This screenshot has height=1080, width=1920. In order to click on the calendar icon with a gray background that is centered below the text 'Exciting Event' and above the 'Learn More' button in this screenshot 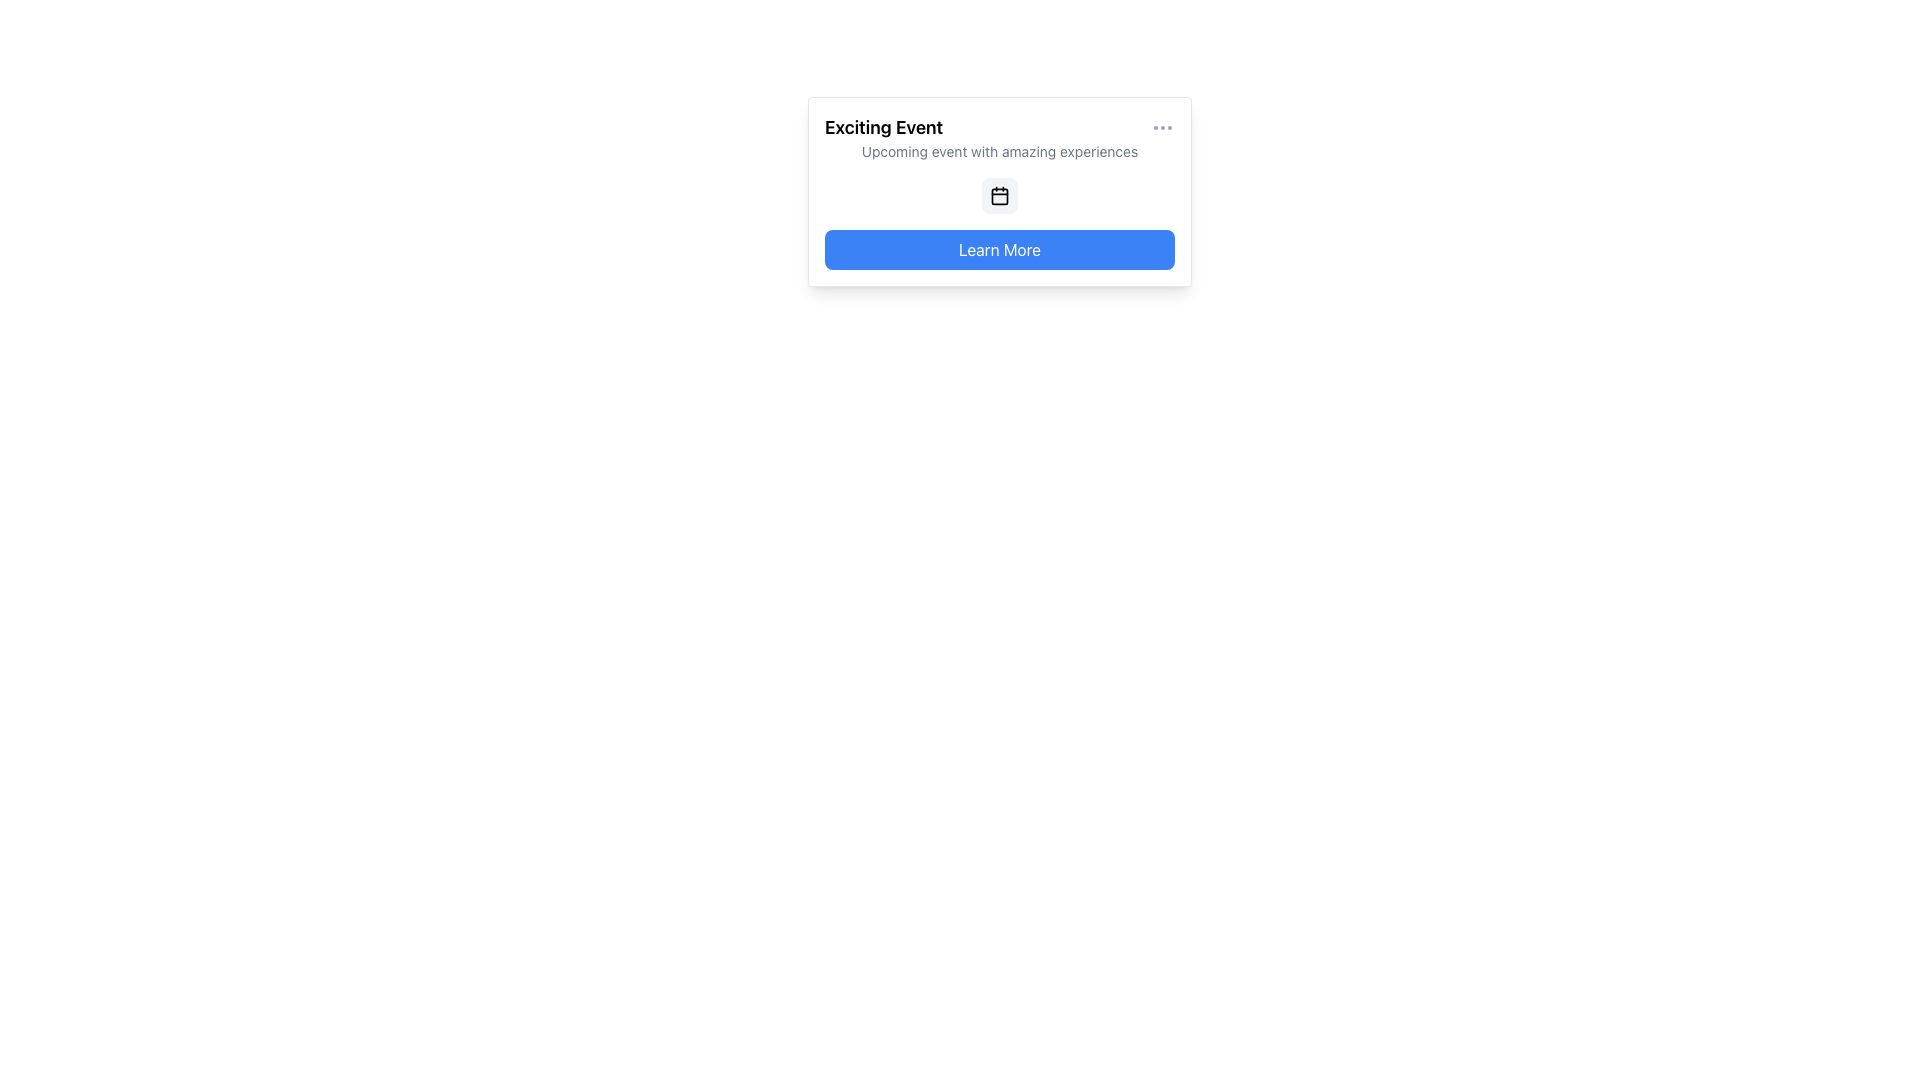, I will do `click(999, 196)`.